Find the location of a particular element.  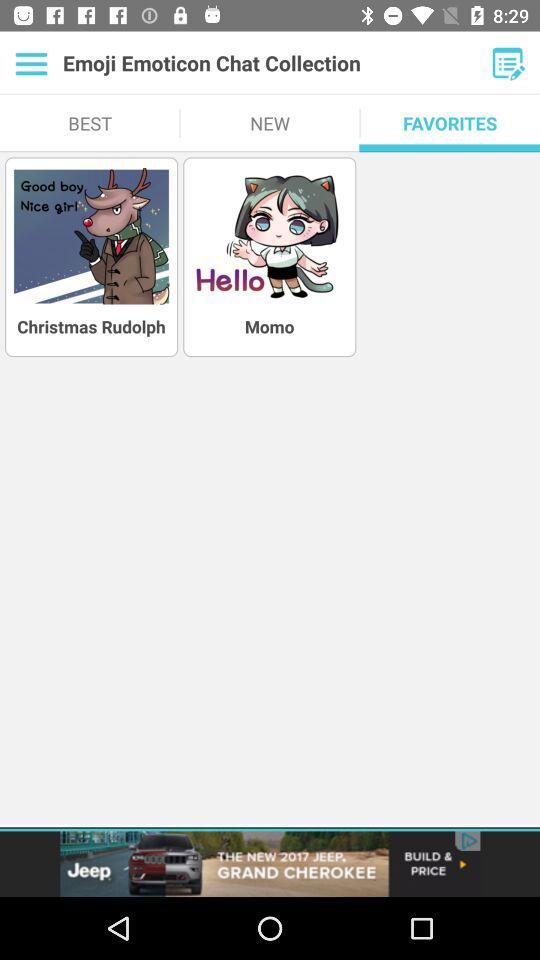

advertisement on jeep grand cherokee is located at coordinates (270, 863).